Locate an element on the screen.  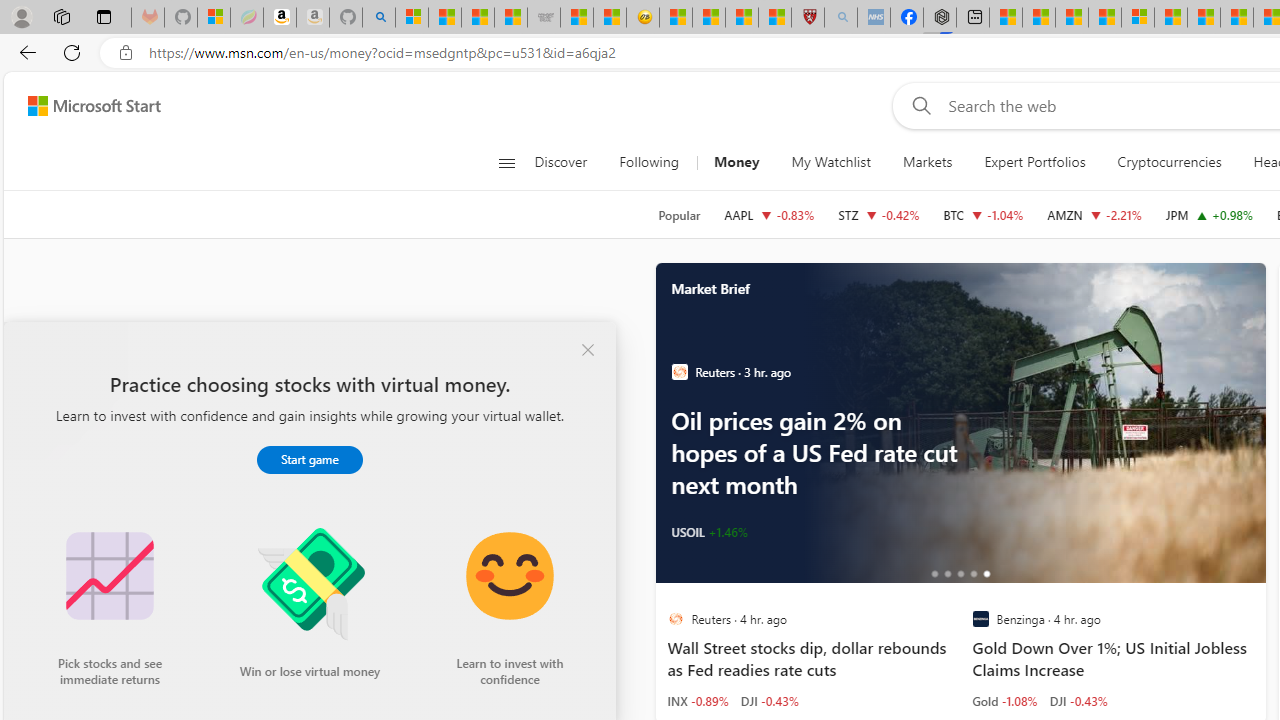
'Following' is located at coordinates (650, 162).